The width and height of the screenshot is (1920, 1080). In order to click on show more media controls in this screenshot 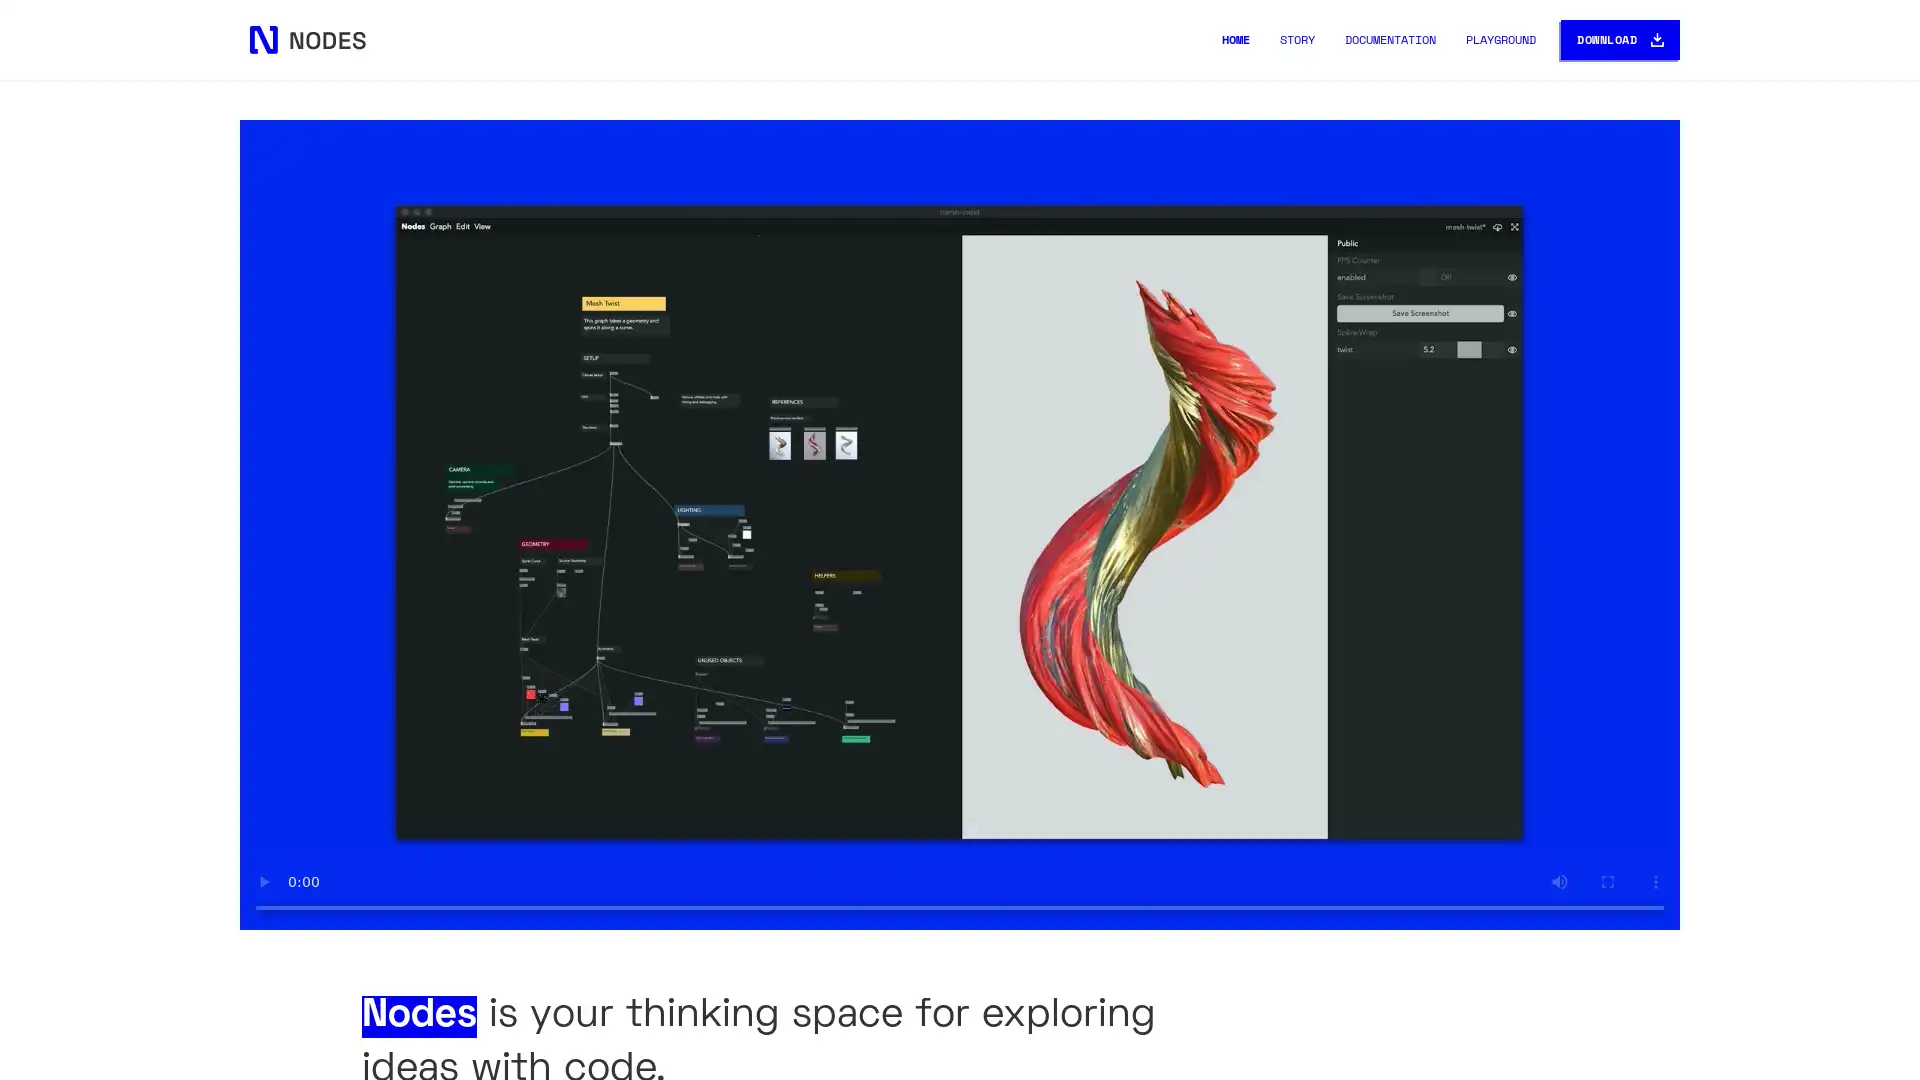, I will do `click(1656, 881)`.